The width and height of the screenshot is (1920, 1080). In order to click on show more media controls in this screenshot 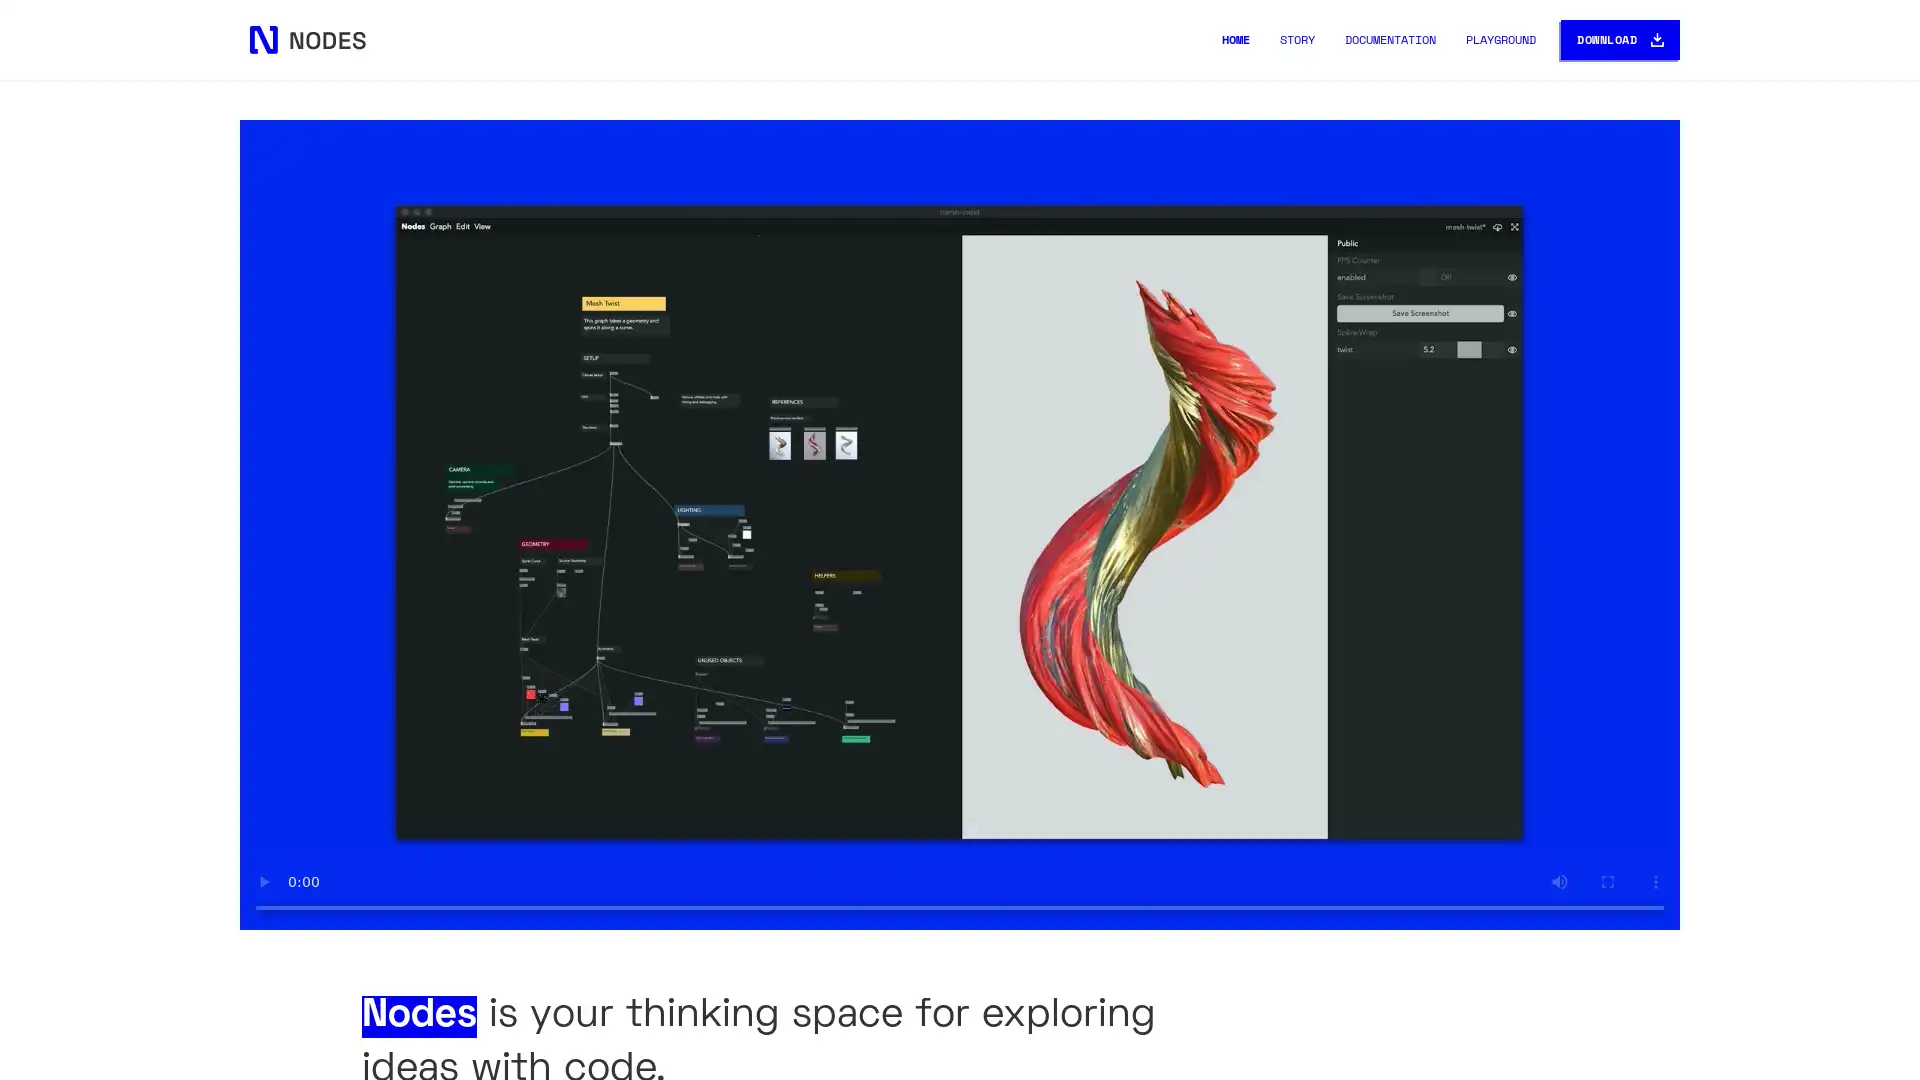, I will do `click(1656, 881)`.